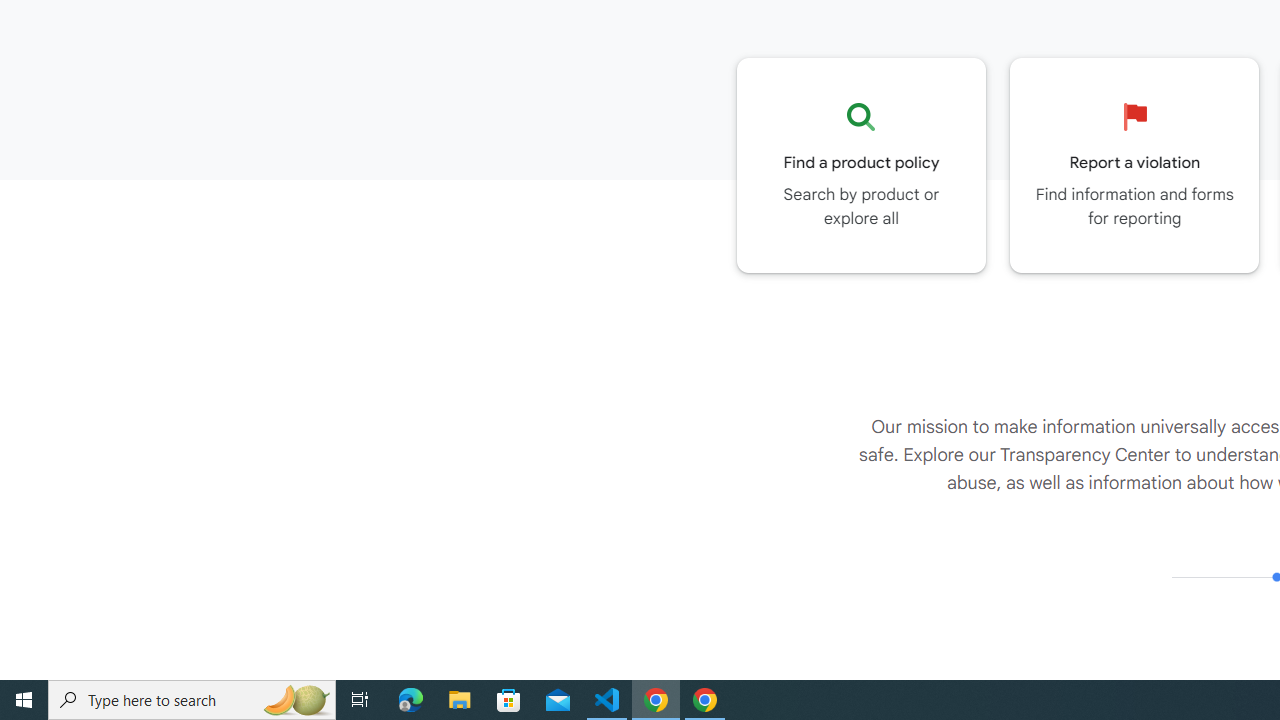  What do you see at coordinates (861, 164) in the screenshot?
I see `'Go to the Product policy page'` at bounding box center [861, 164].